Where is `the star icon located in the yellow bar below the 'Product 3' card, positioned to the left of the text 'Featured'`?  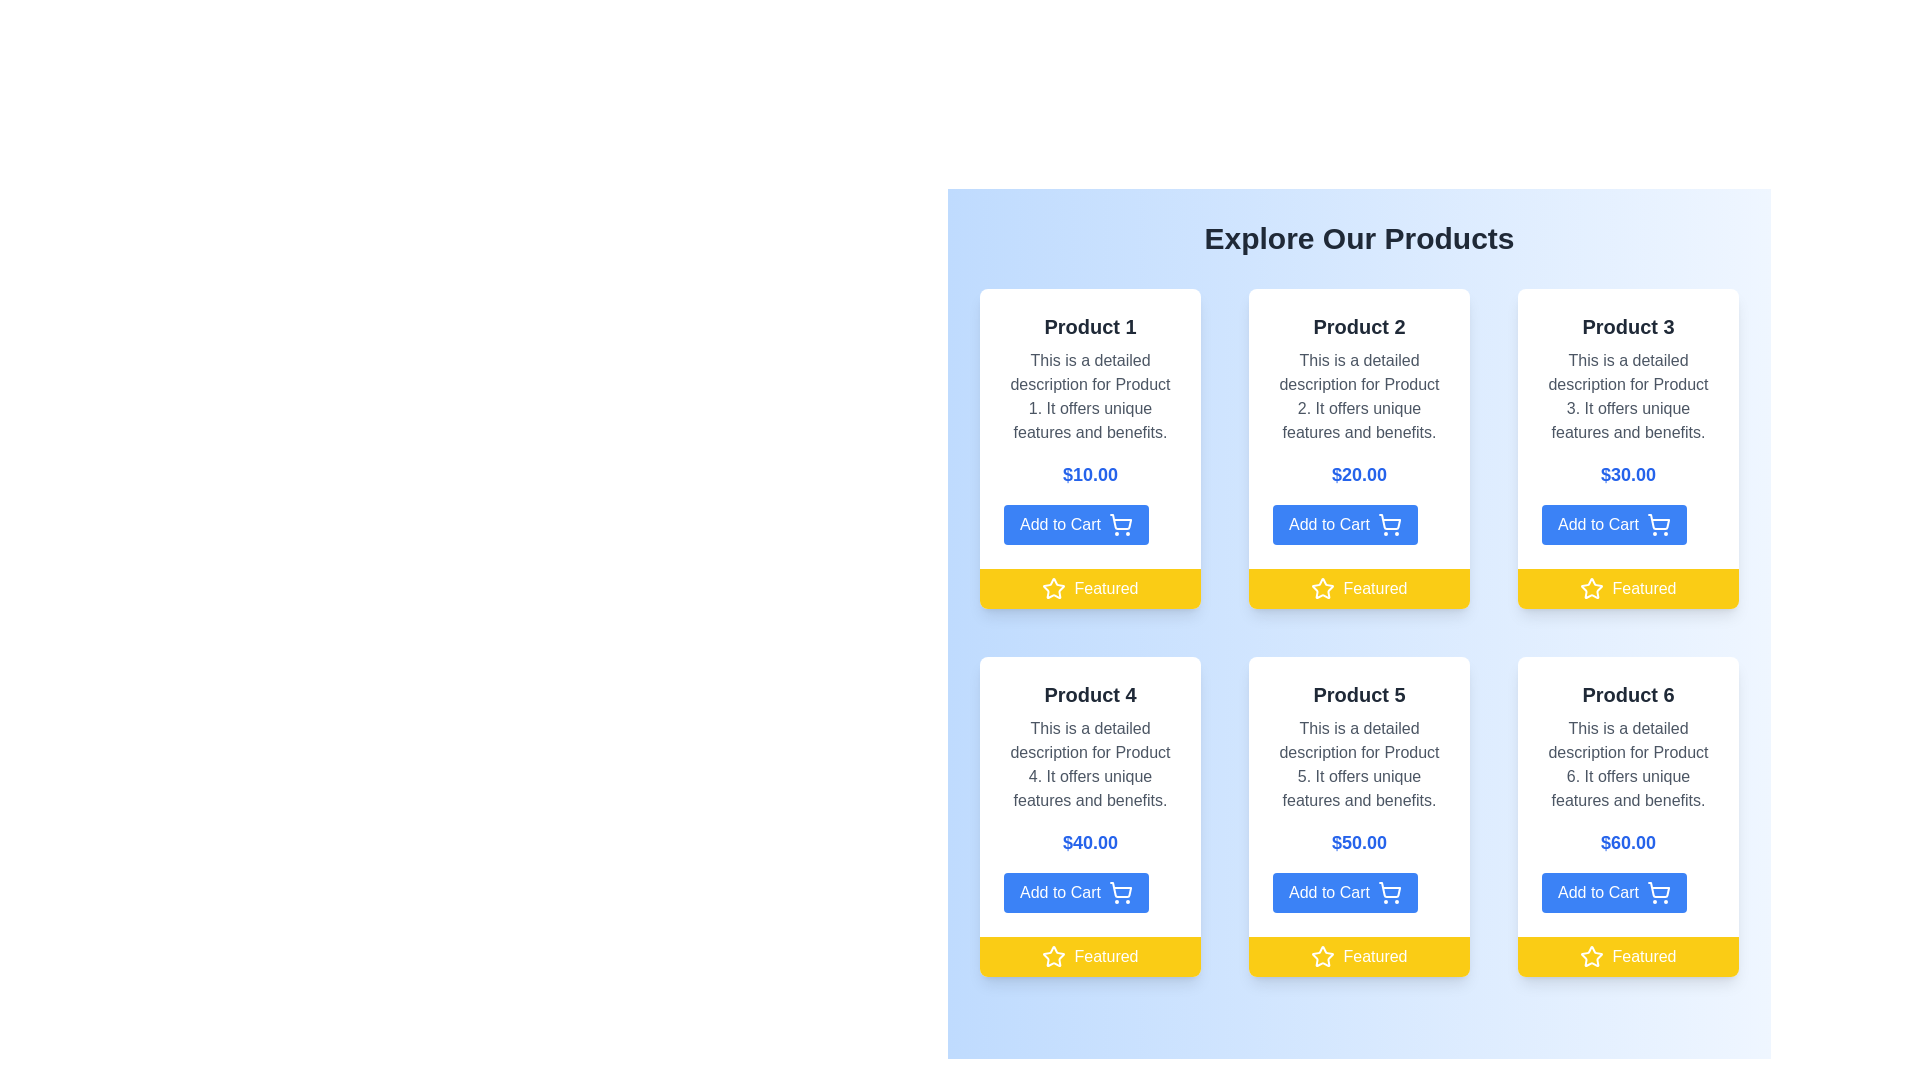 the star icon located in the yellow bar below the 'Product 3' card, positioned to the left of the text 'Featured' is located at coordinates (1591, 588).